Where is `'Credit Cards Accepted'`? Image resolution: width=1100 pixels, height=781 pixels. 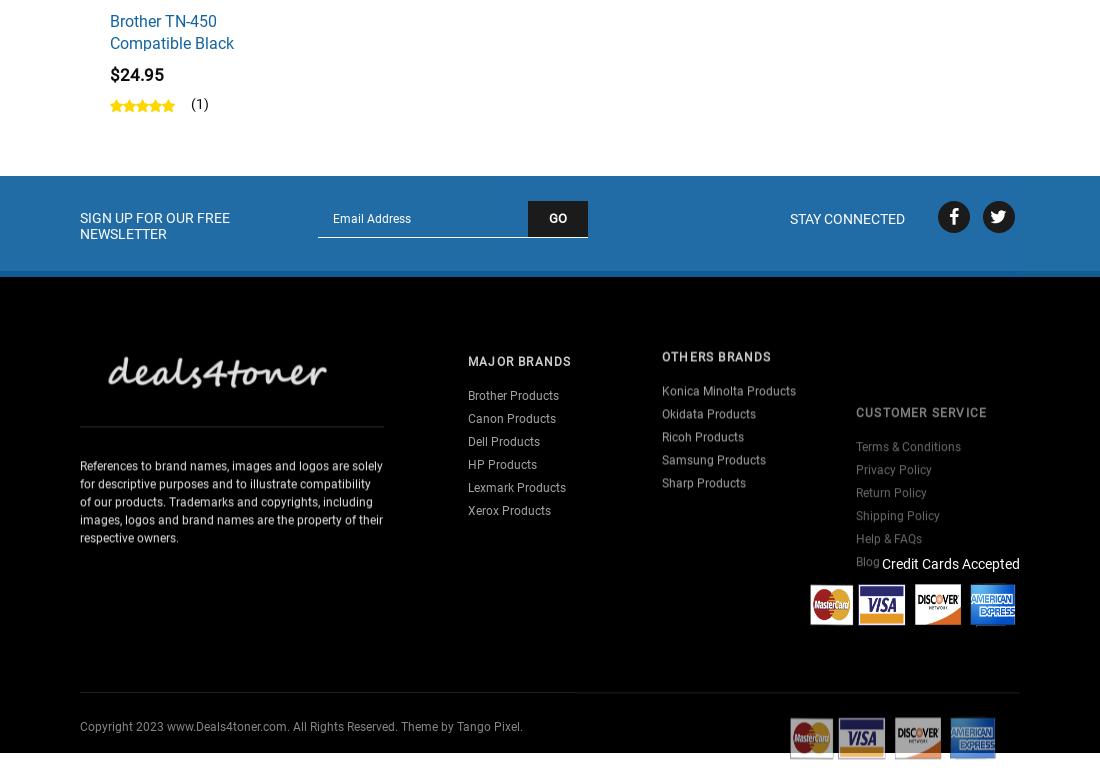
'Credit Cards Accepted' is located at coordinates (950, 563).